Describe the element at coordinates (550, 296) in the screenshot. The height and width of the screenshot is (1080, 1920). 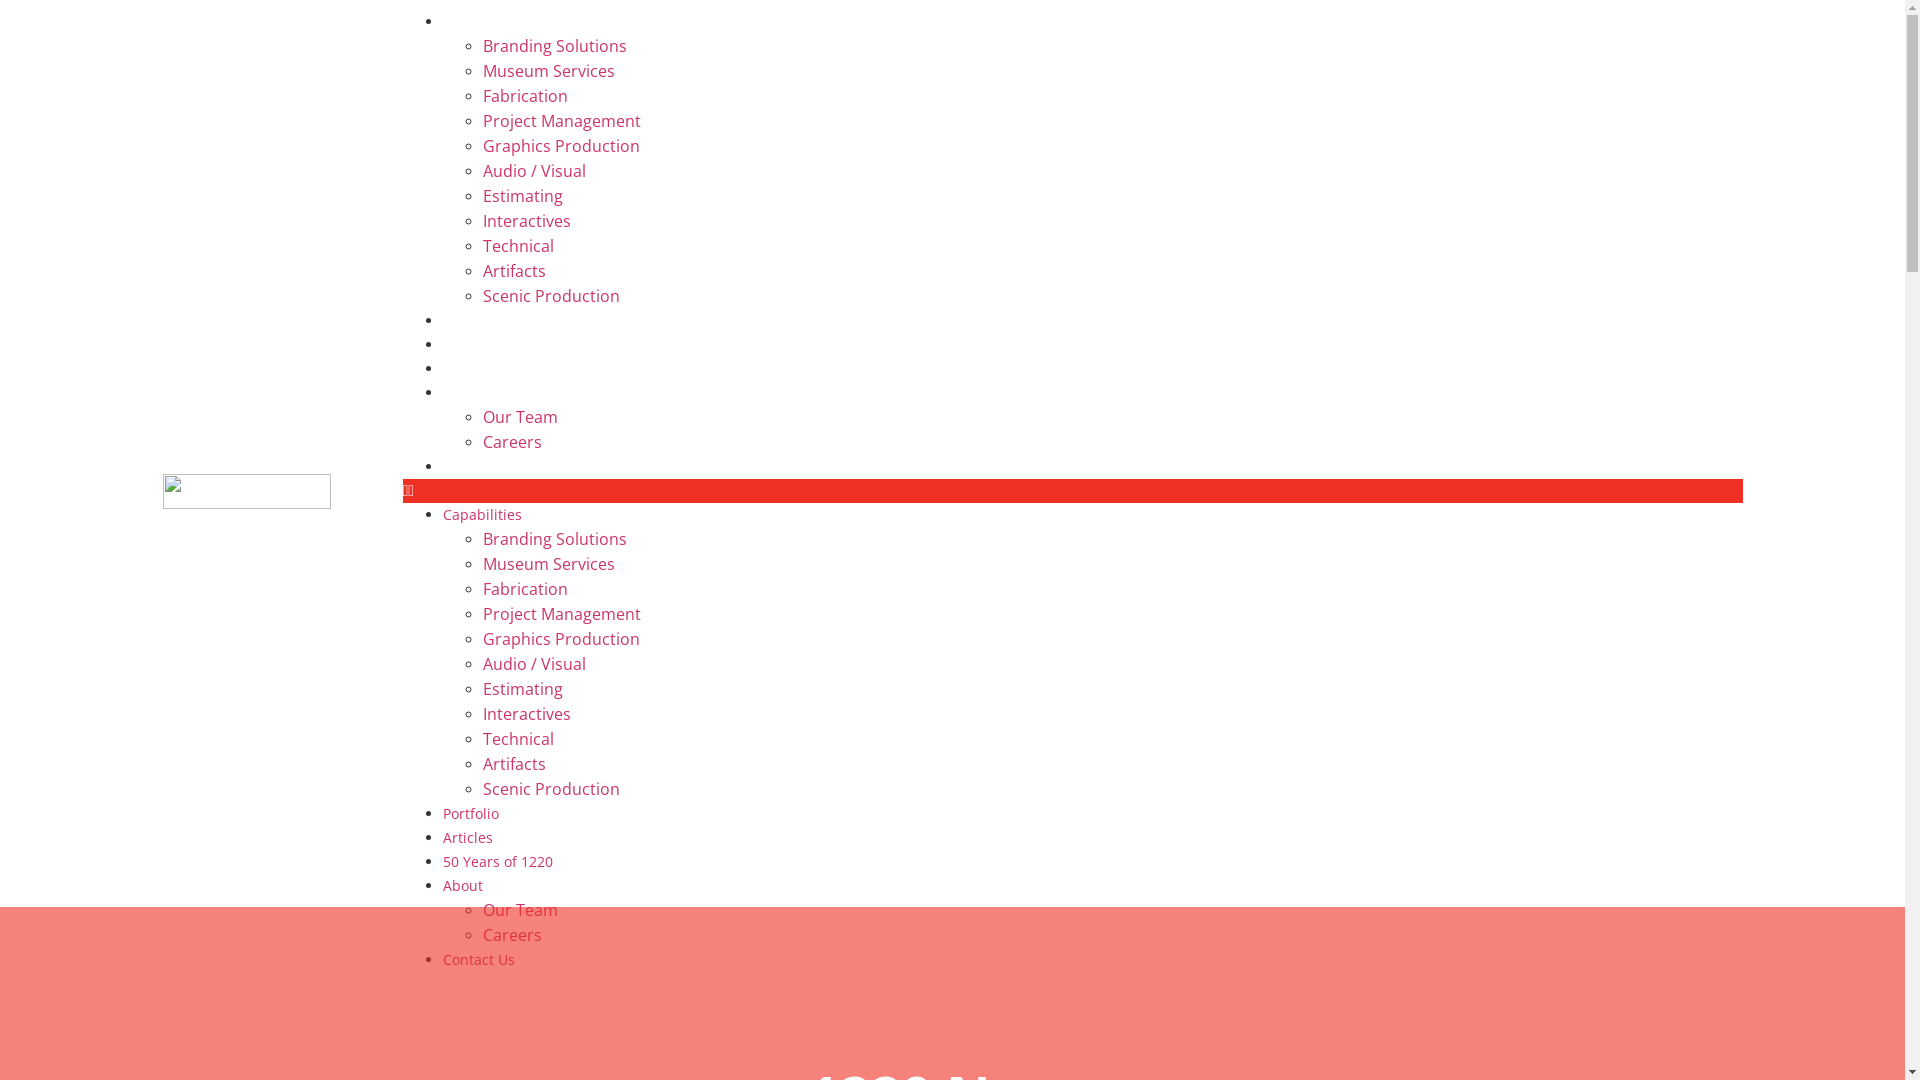
I see `'Scenic Production'` at that location.